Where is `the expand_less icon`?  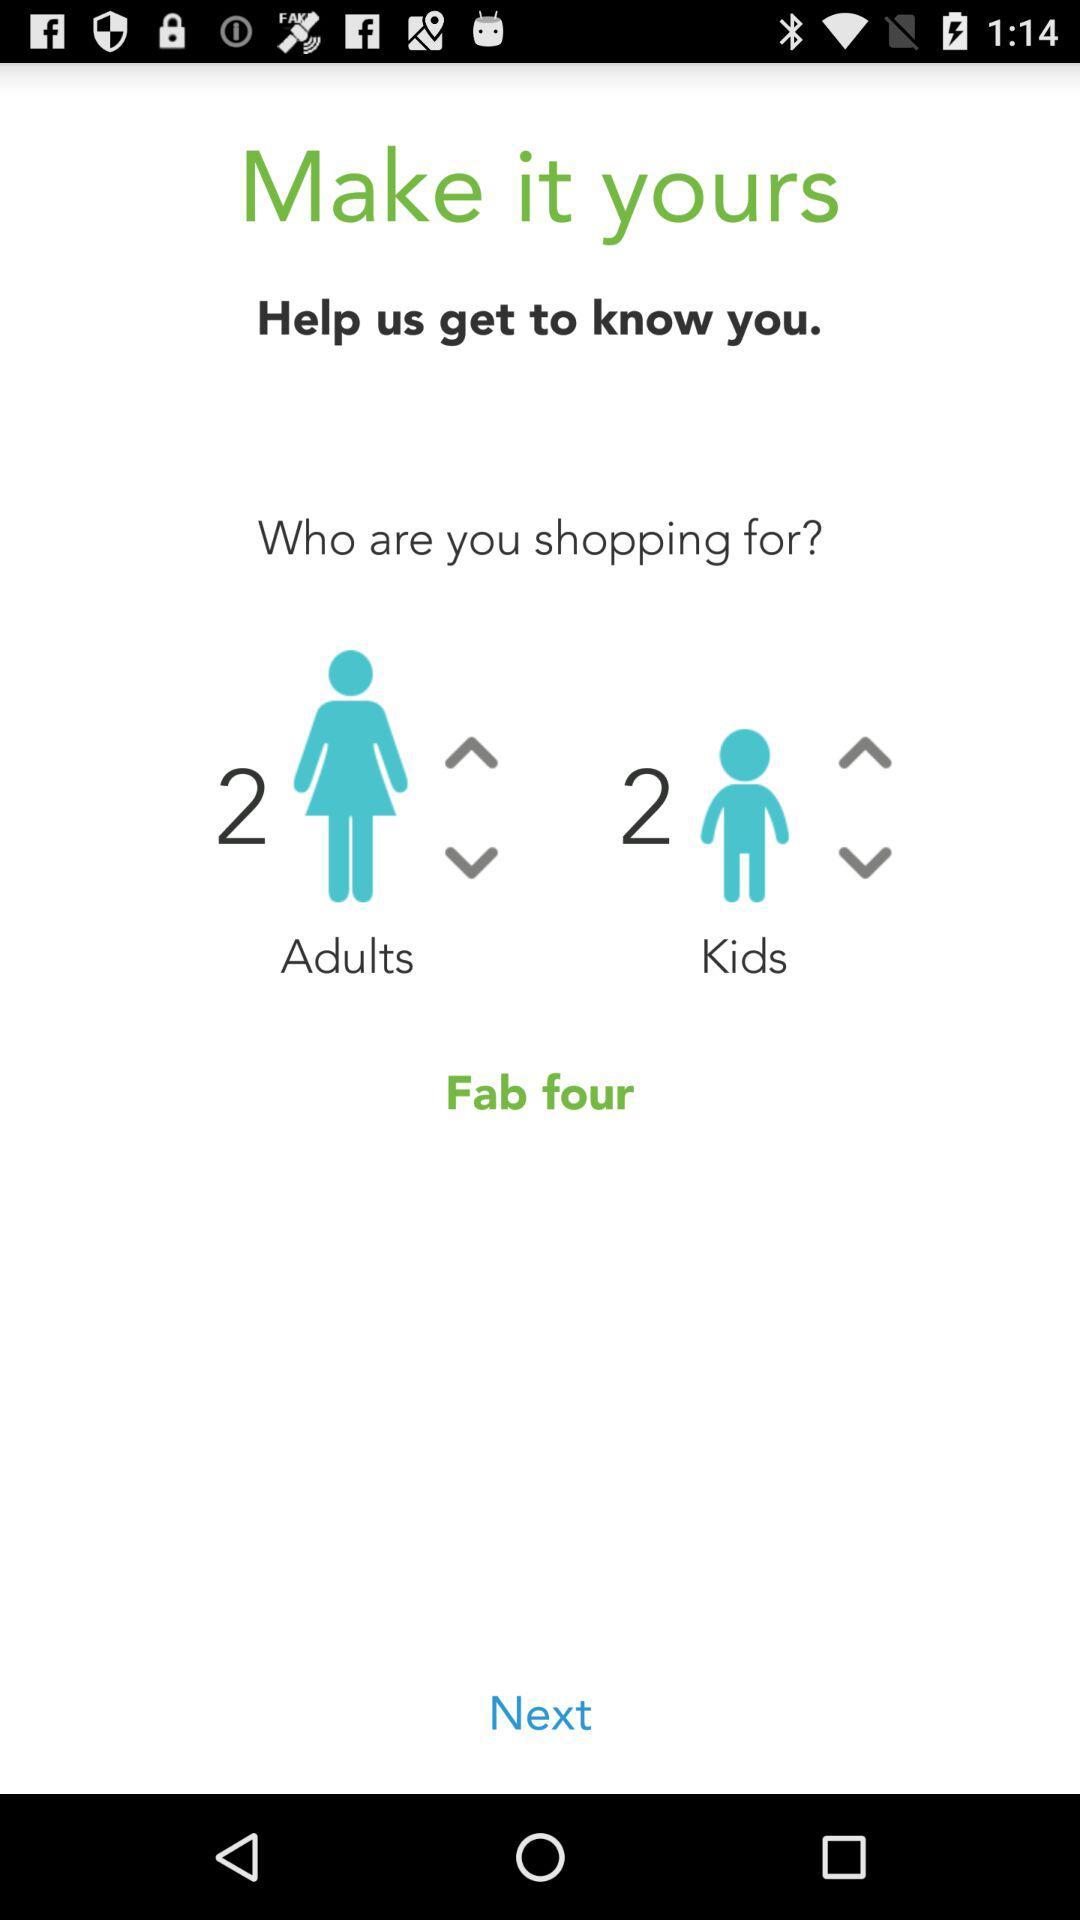 the expand_less icon is located at coordinates (864, 805).